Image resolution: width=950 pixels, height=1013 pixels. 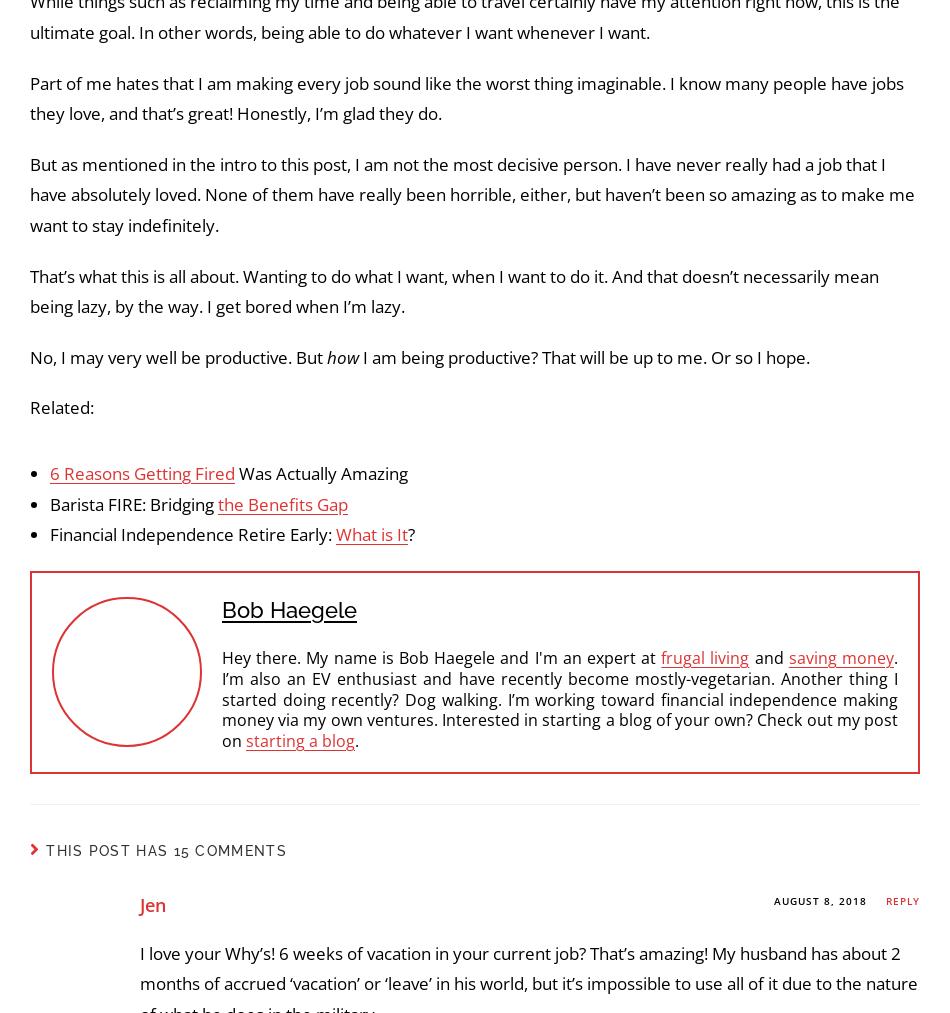 What do you see at coordinates (466, 451) in the screenshot?
I see `'I want to reclaim my time. I have said before that I have no immediate plans to make any sort of drastic career change. In fact, that generally is not considered to be the FI philosophy. The FI philosophy is about having options.'` at bounding box center [466, 451].